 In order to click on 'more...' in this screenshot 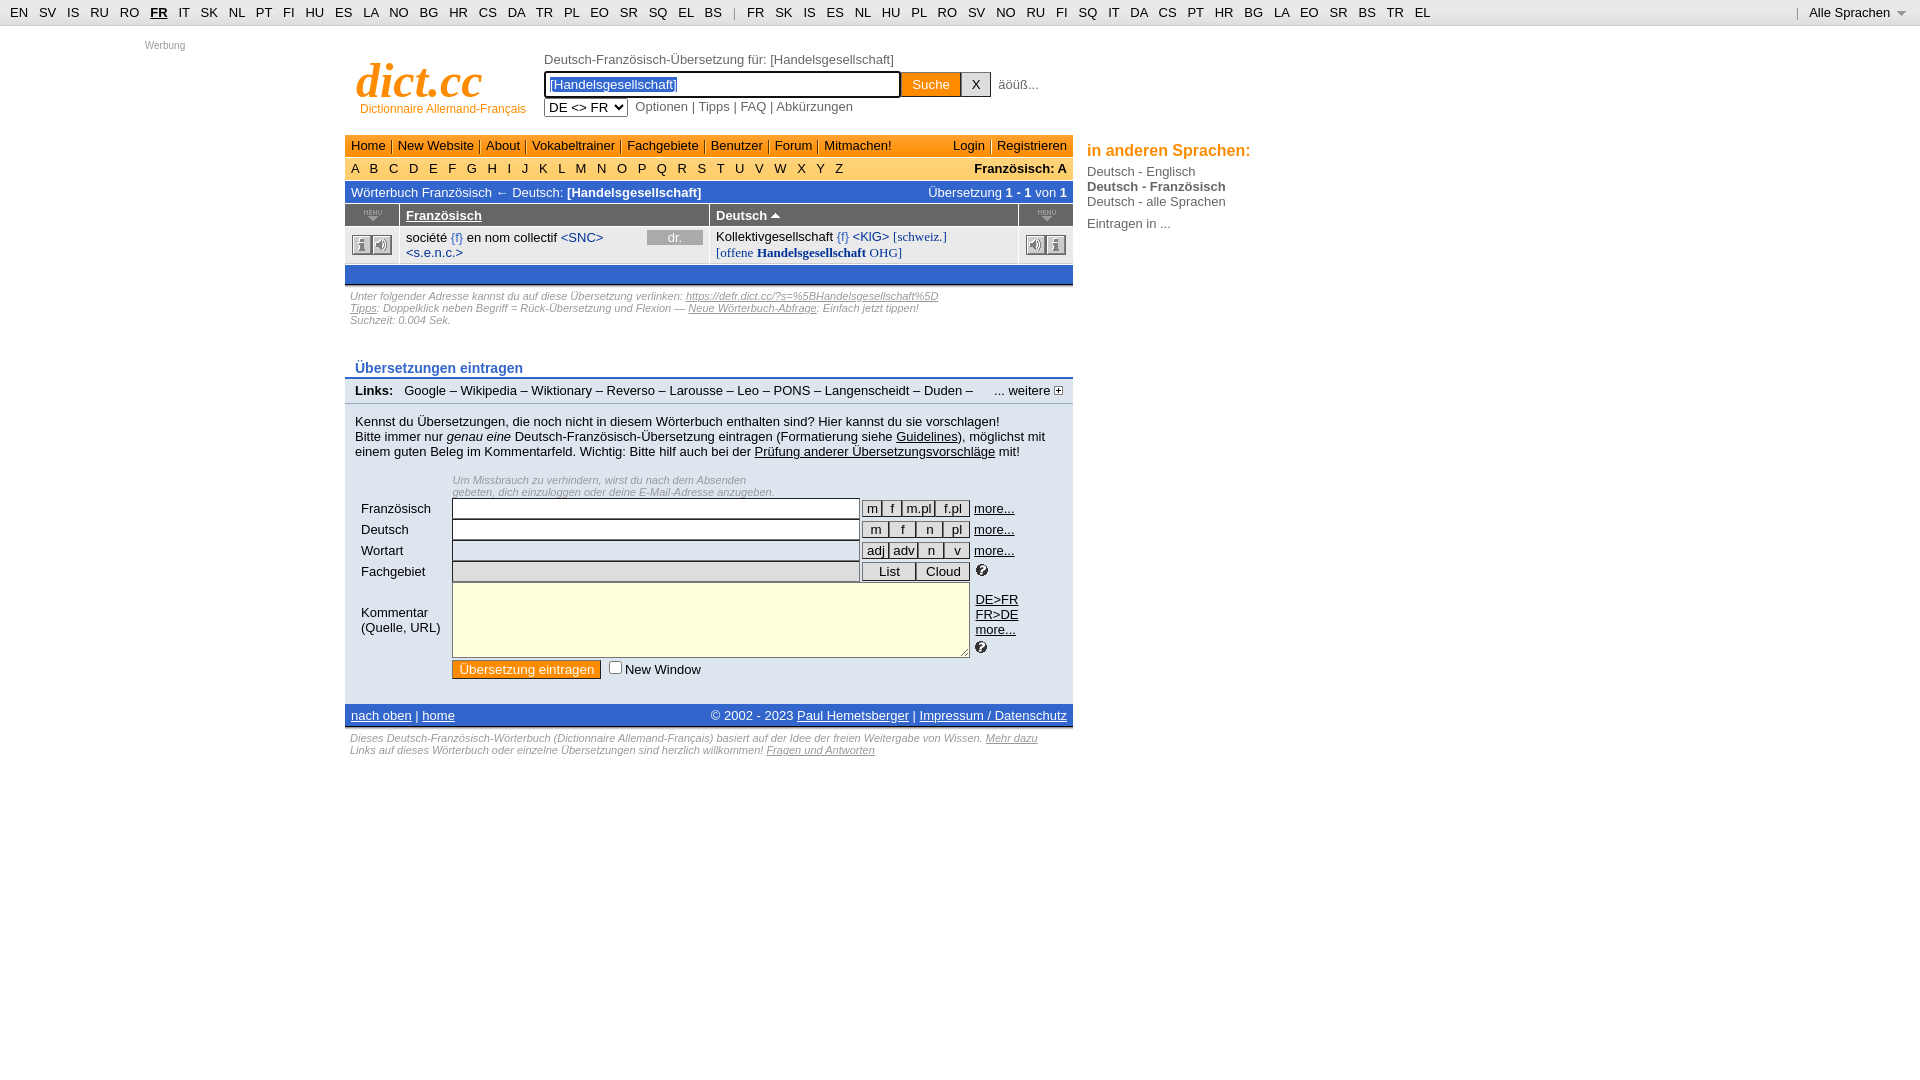, I will do `click(994, 628)`.